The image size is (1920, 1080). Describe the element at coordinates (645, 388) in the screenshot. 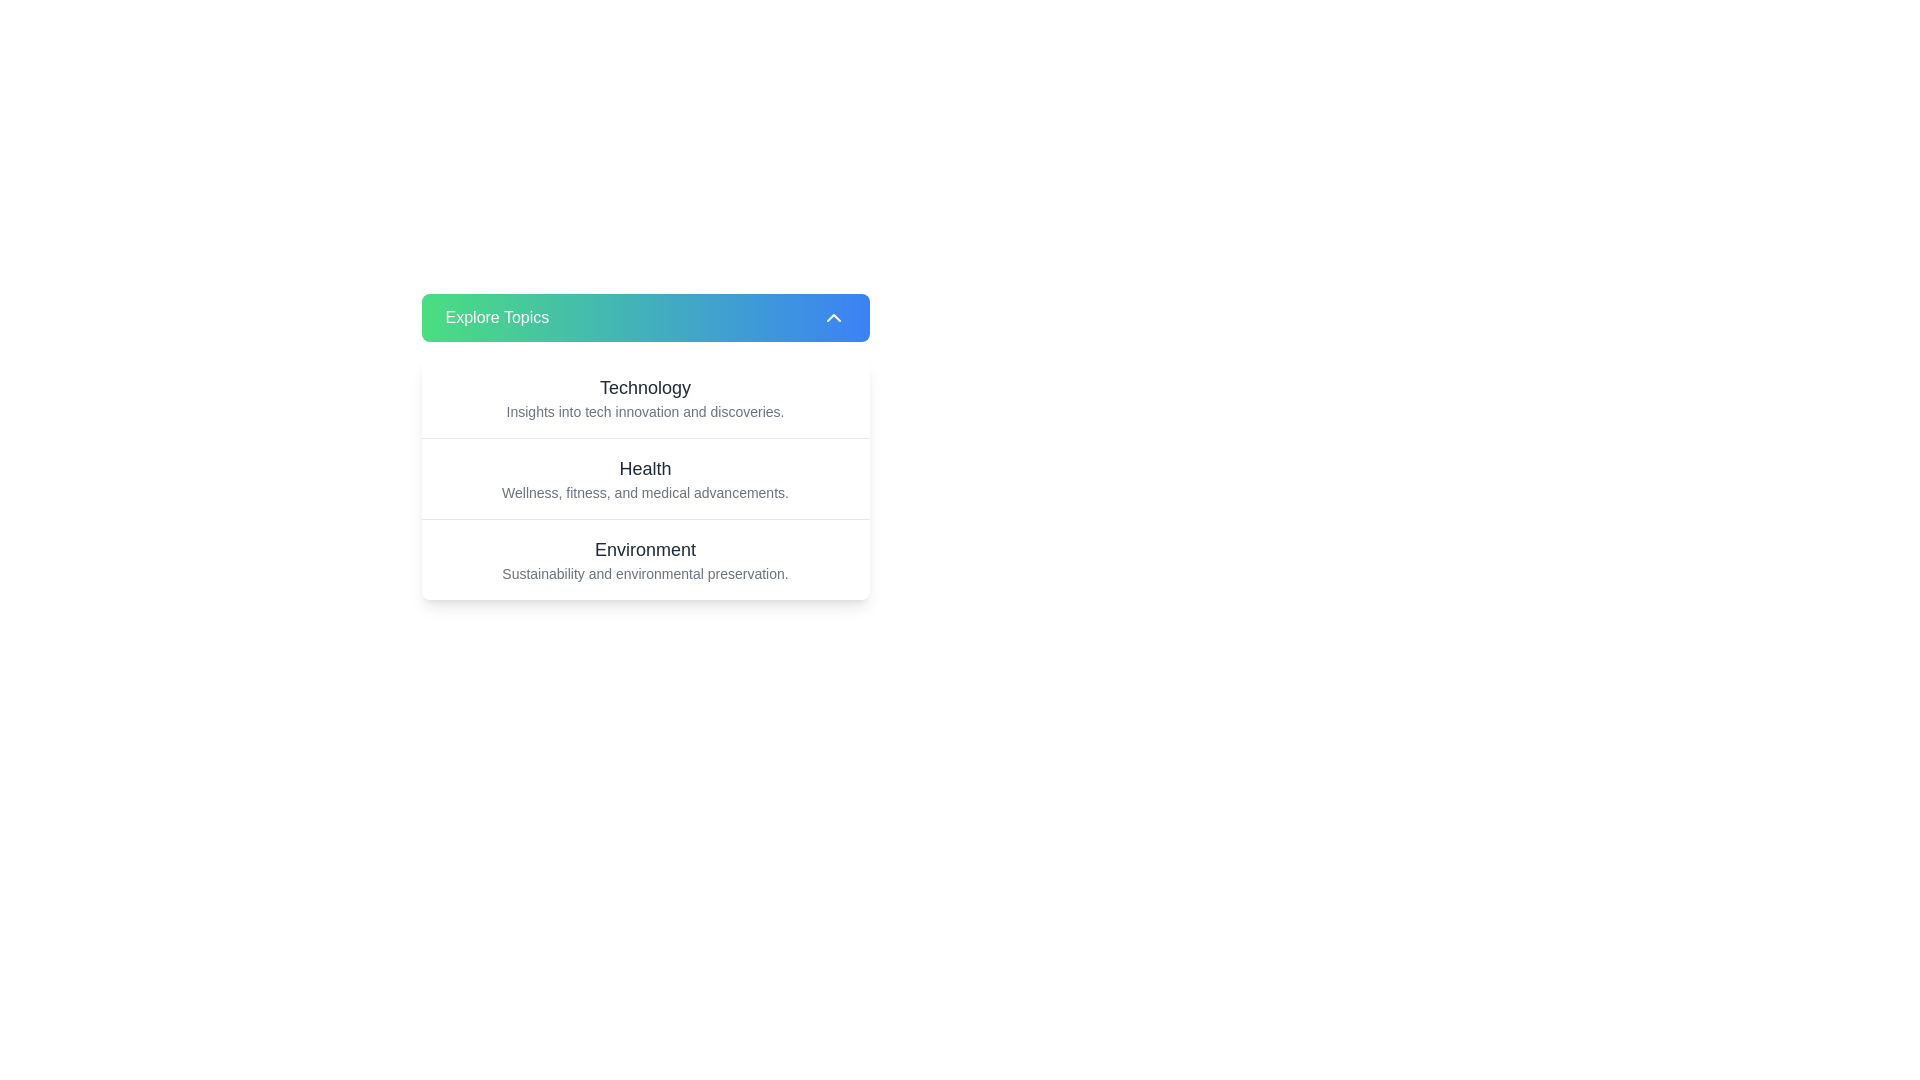

I see `text label titled 'Technology' located at the top-left of the dropdown menu, above the phrase 'Insights into tech innovation and discoveries.'` at that location.